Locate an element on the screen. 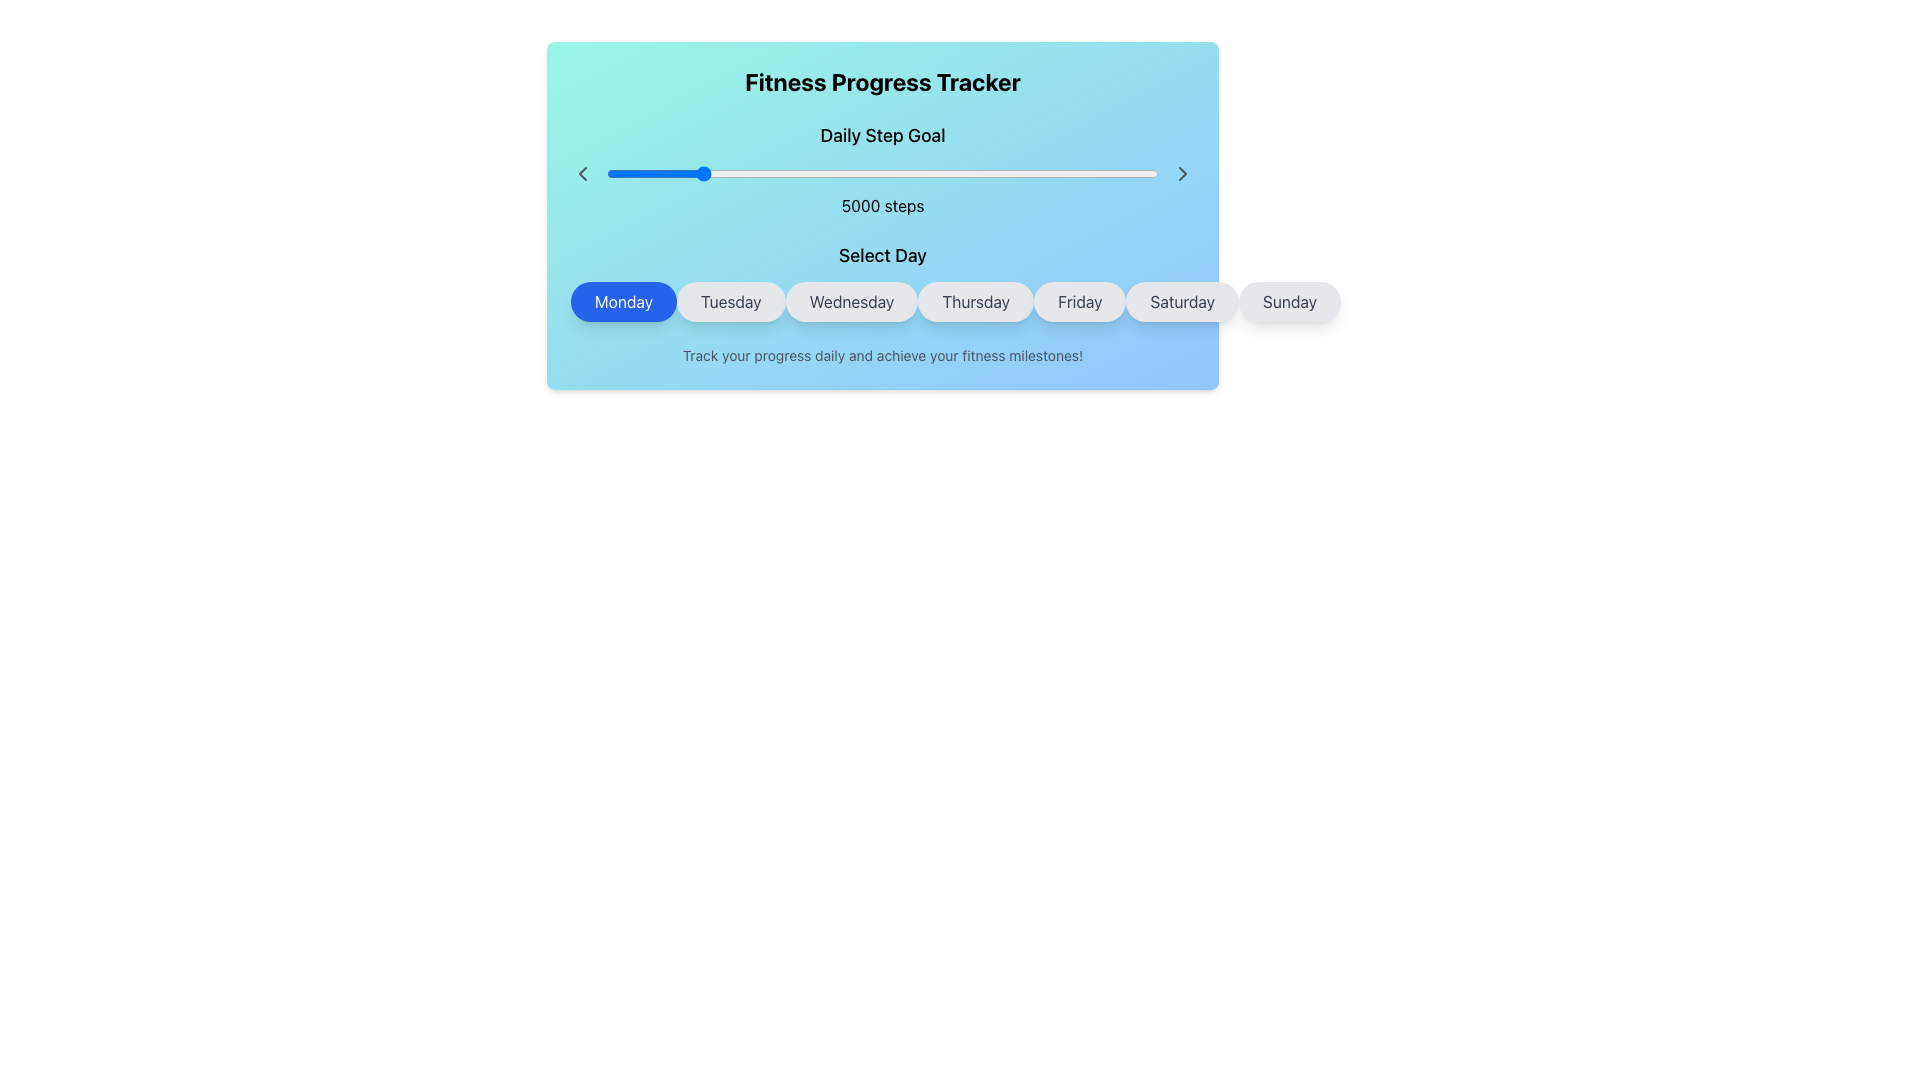  the text label that reads 'Track your progress daily and achieve your fitness milestones!', which is styled as a subtitle and positioned below the 'Select Day' section in the 'Fitness Progress Tracker' interface is located at coordinates (882, 354).